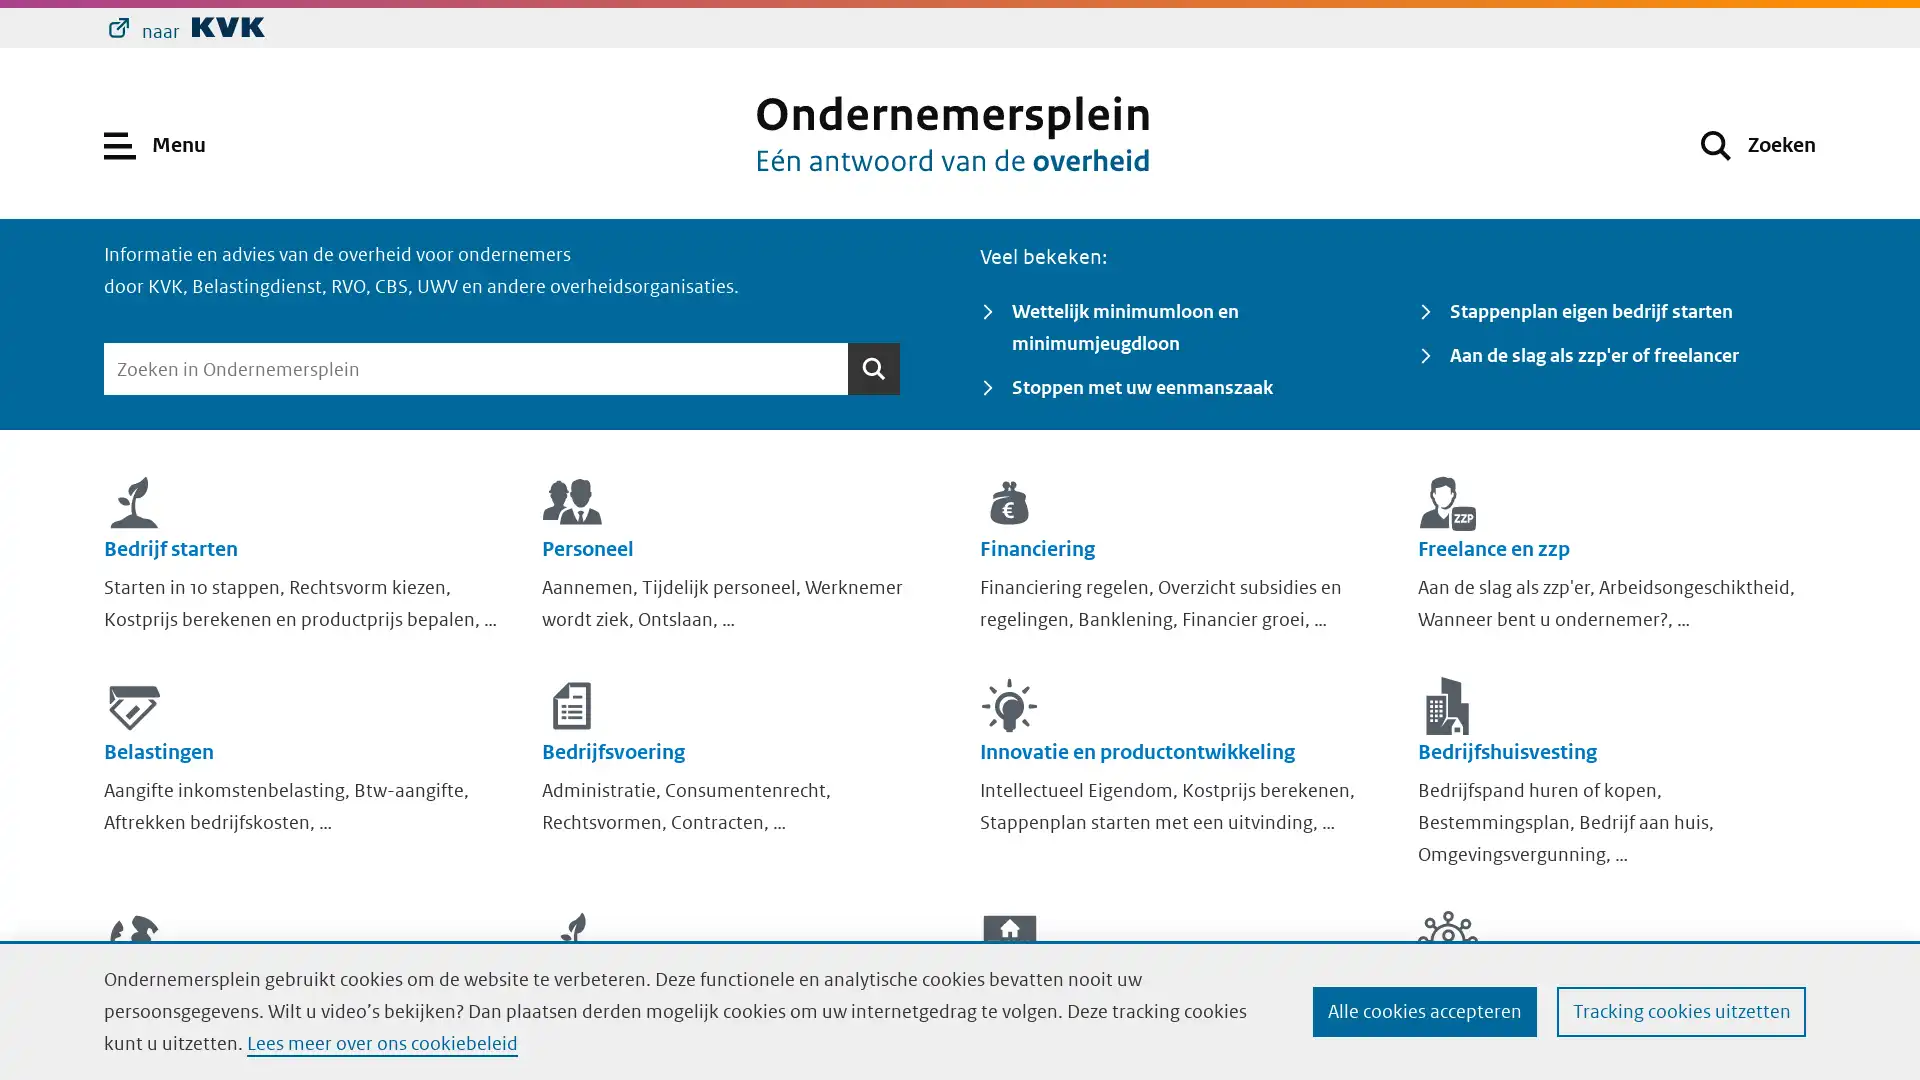 This screenshot has height=1080, width=1920. What do you see at coordinates (873, 370) in the screenshot?
I see `Zoeken Zoeken` at bounding box center [873, 370].